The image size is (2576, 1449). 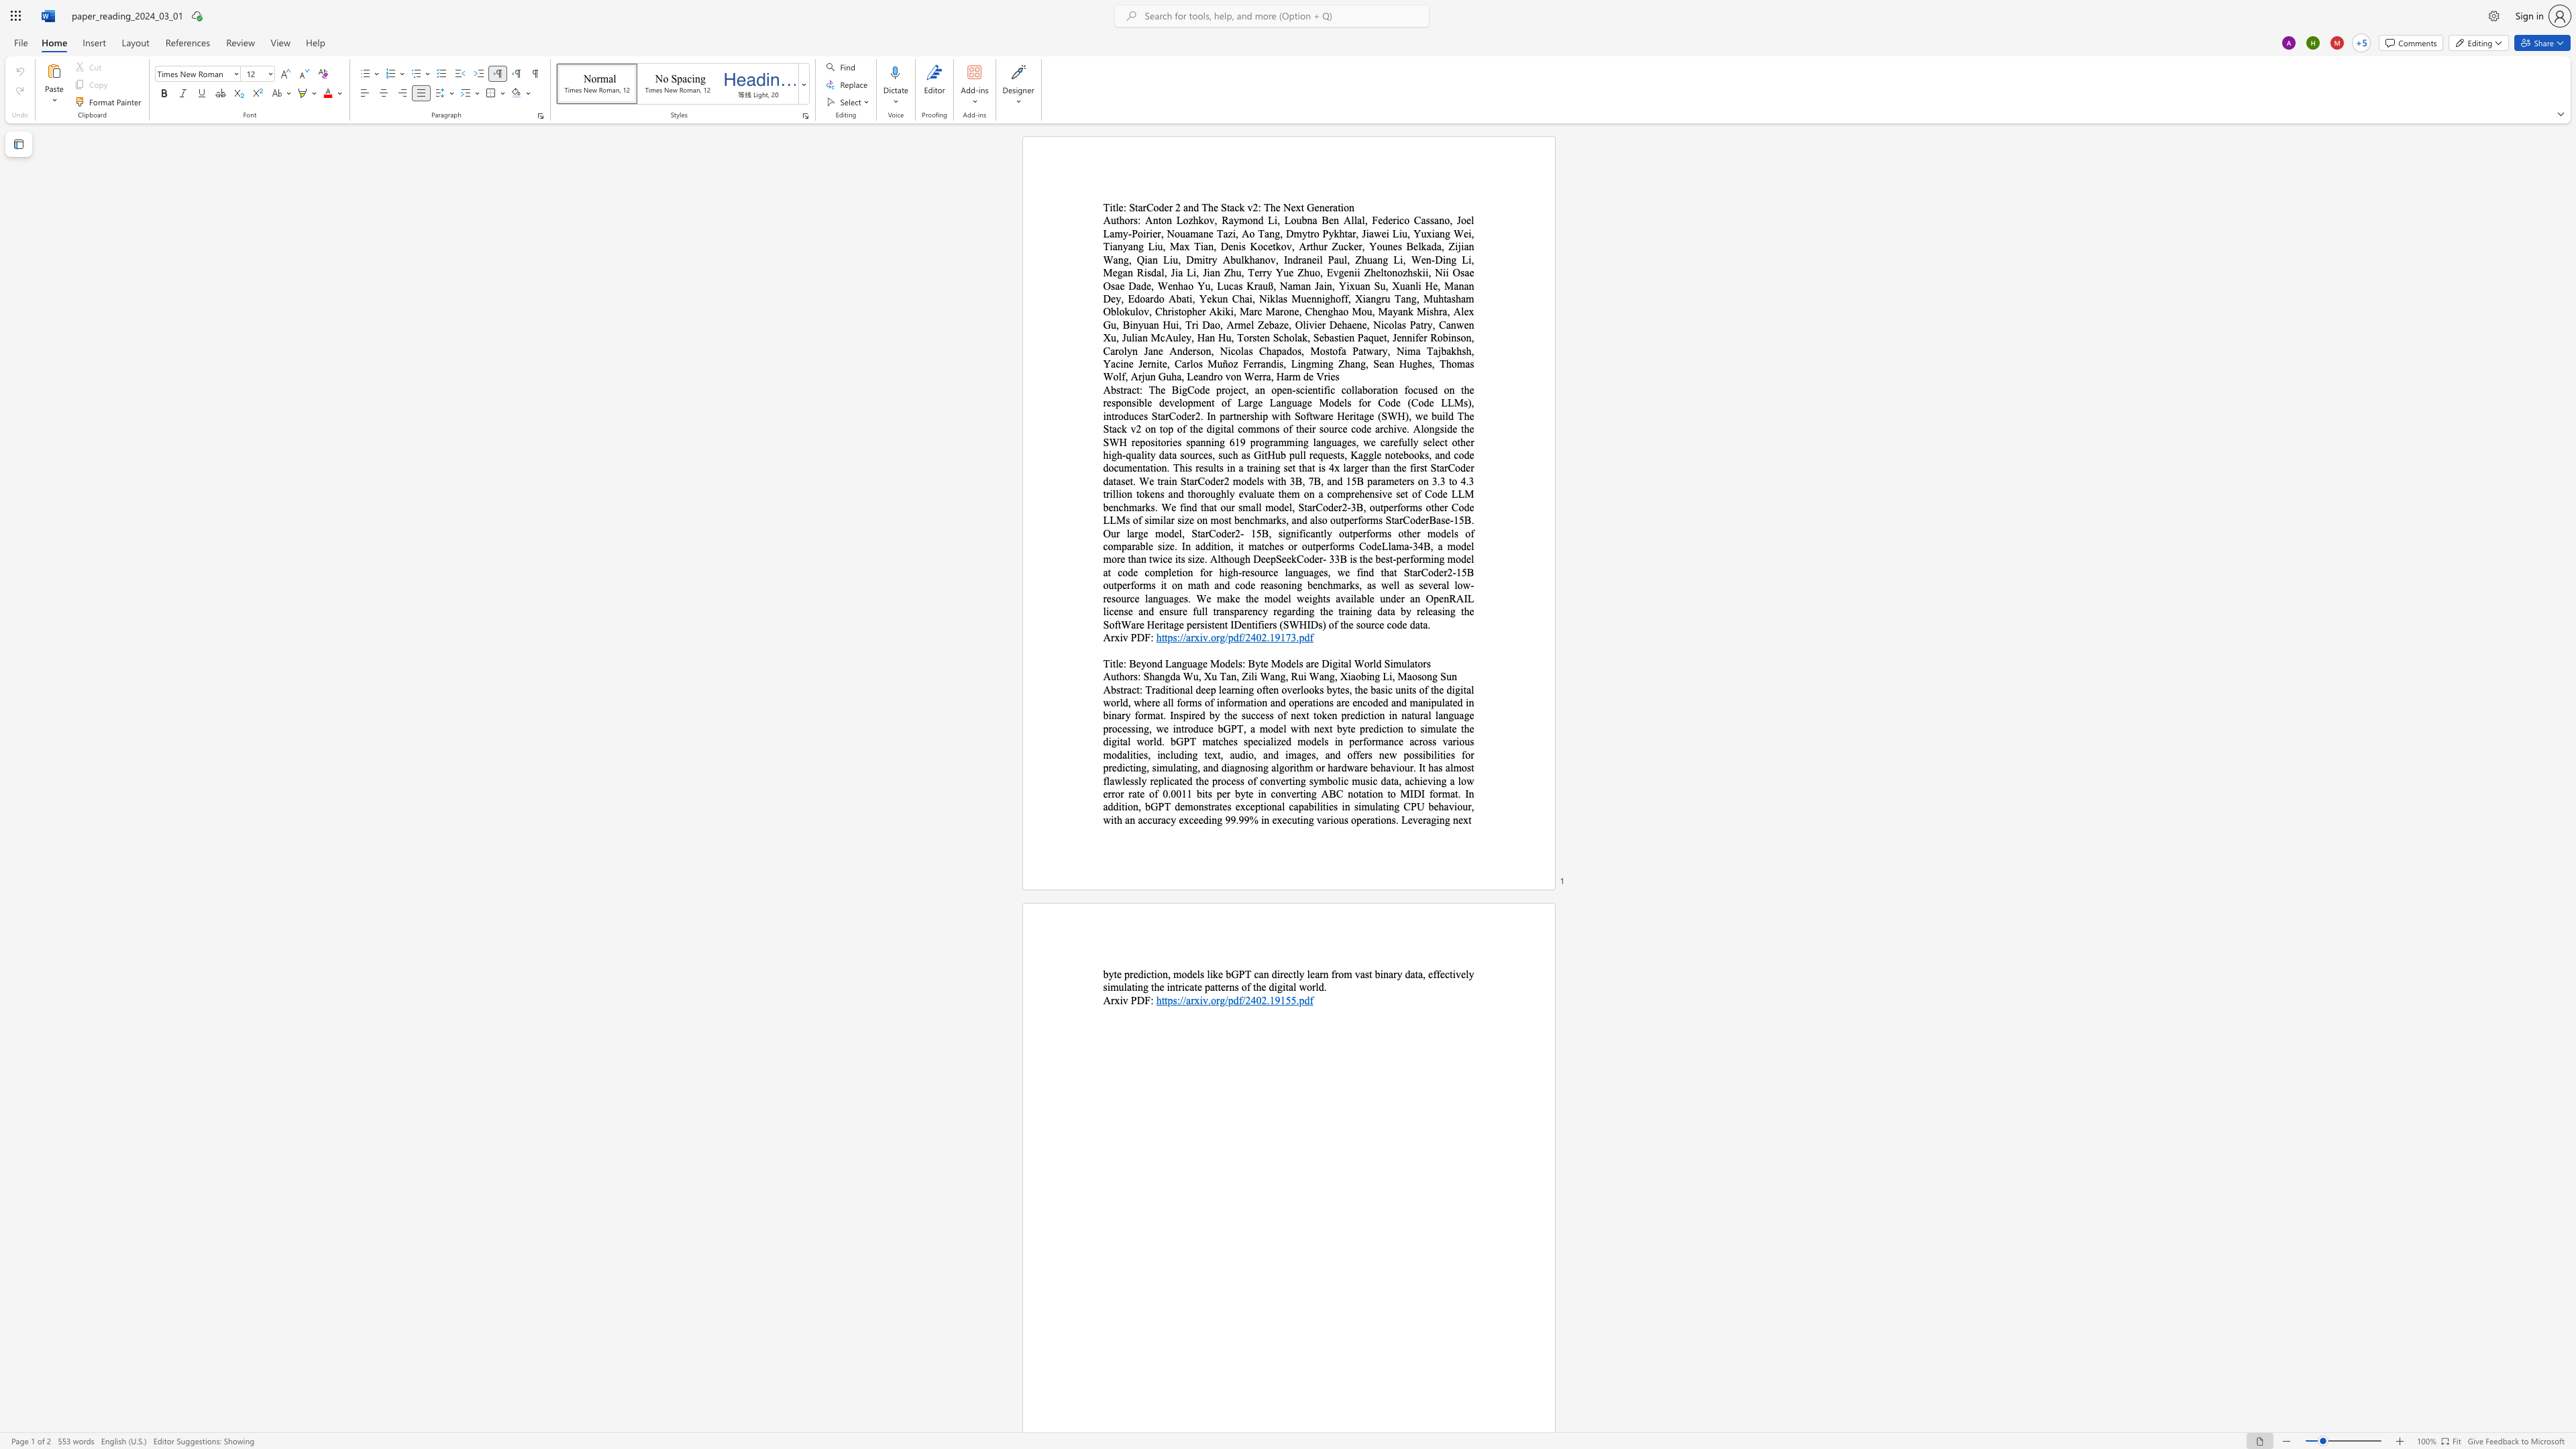 I want to click on the 5th character "e" in the text, so click(x=1309, y=390).